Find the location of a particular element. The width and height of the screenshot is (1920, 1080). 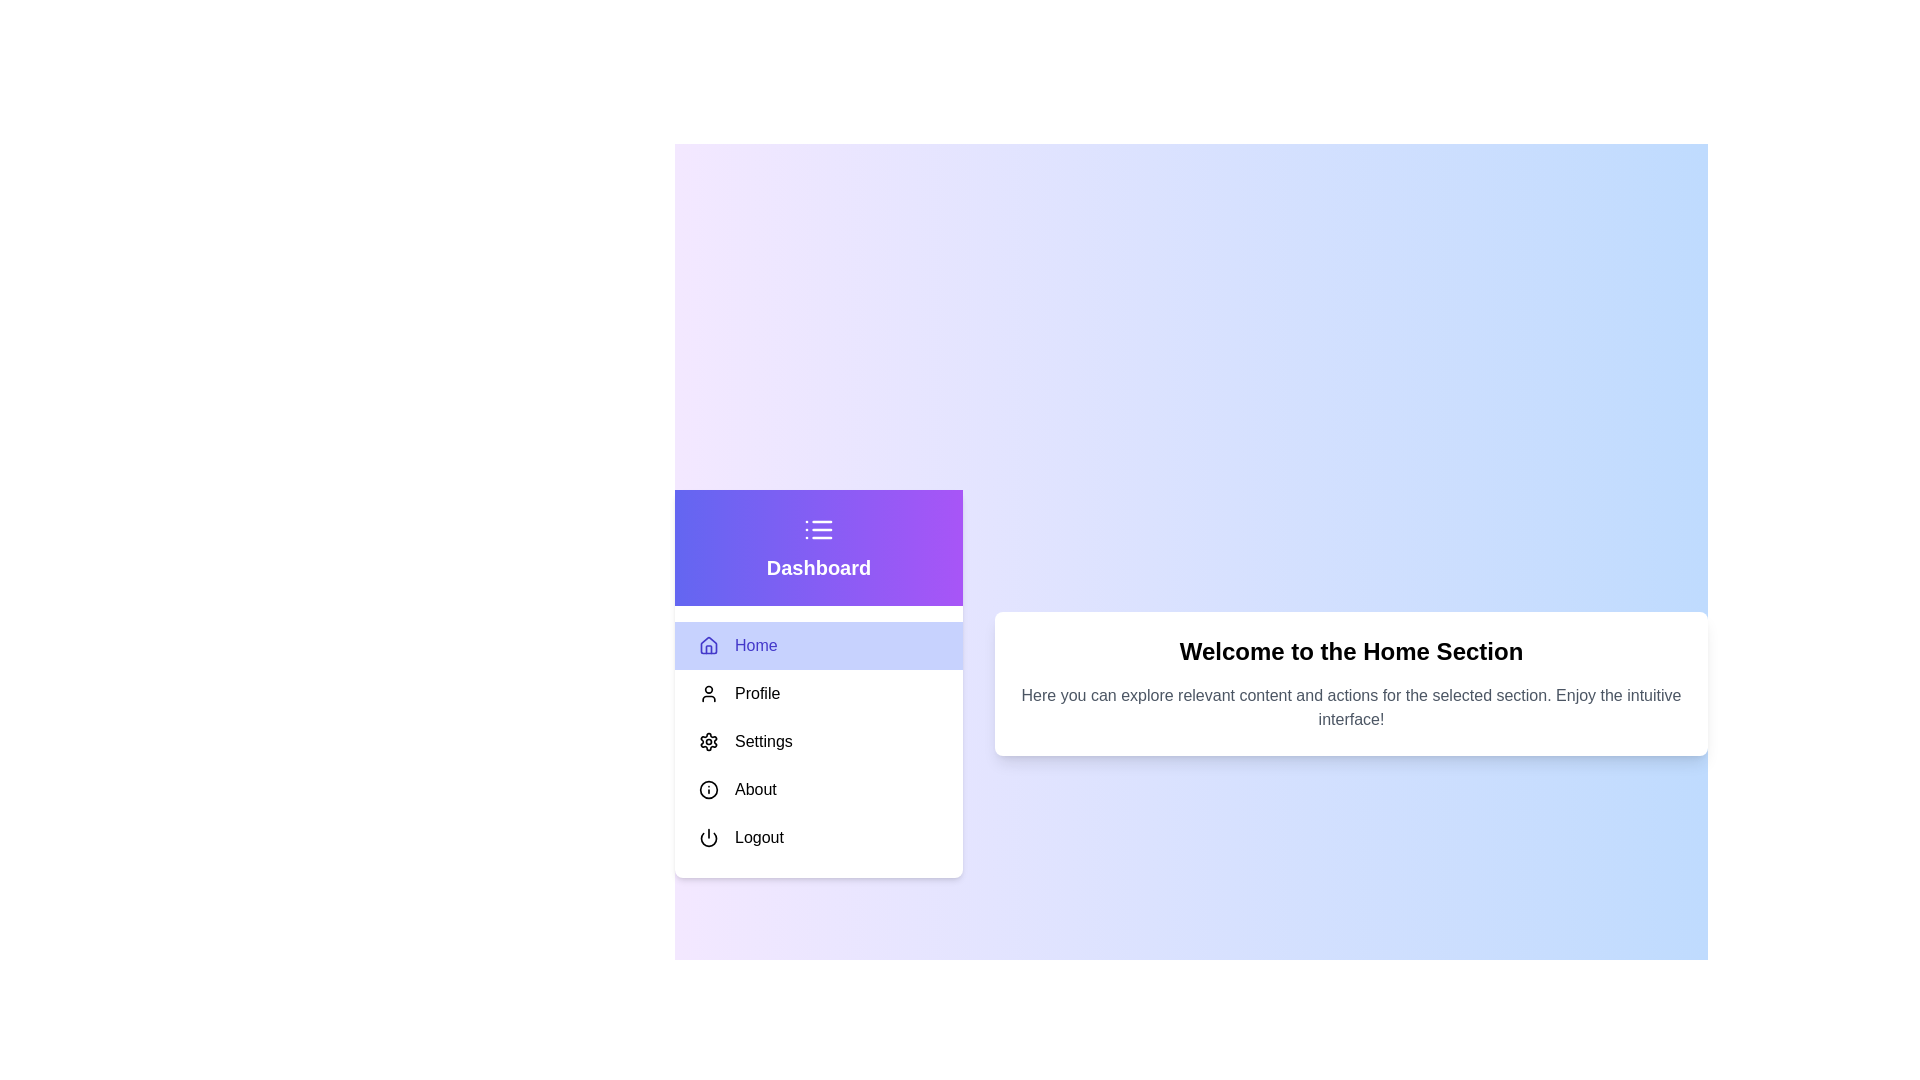

the menu item Profile to highlight it is located at coordinates (819, 693).